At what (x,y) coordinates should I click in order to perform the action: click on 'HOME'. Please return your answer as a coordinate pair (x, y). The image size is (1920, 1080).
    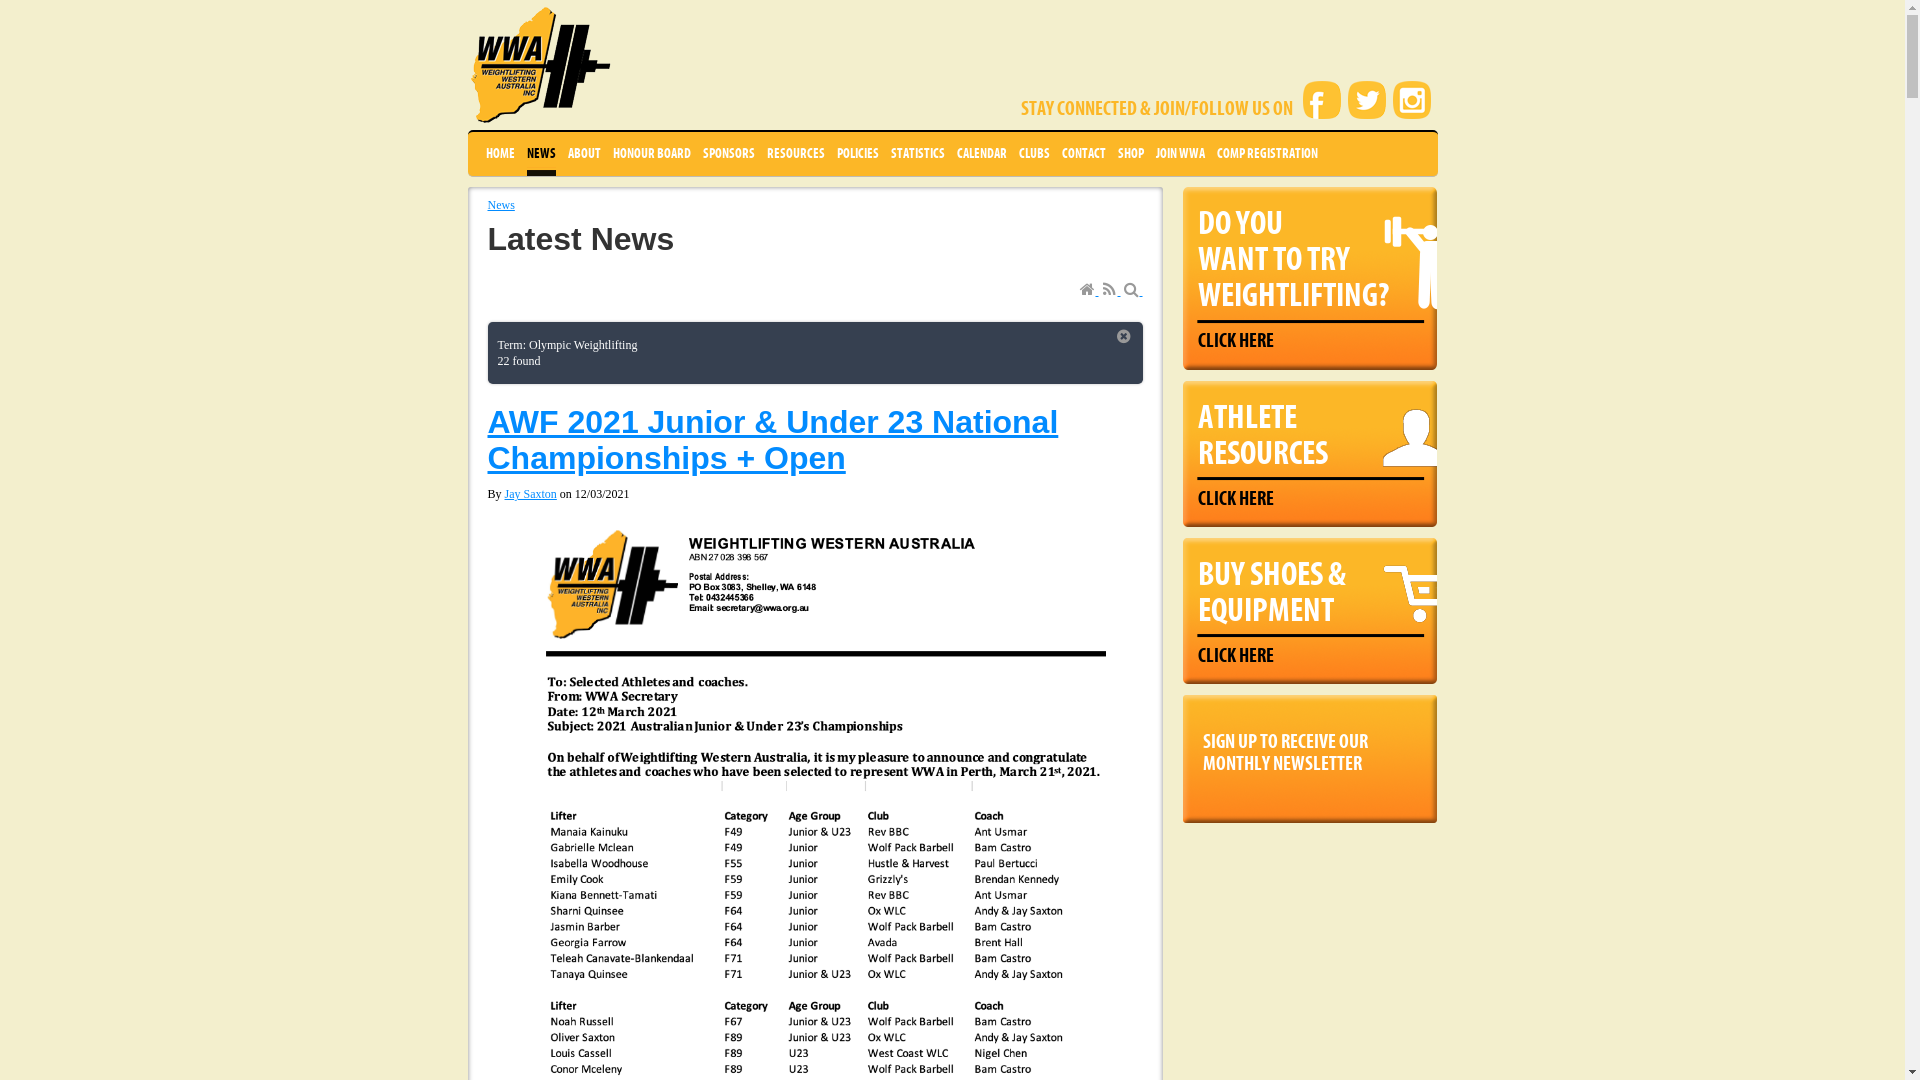
    Looking at the image, I should click on (500, 153).